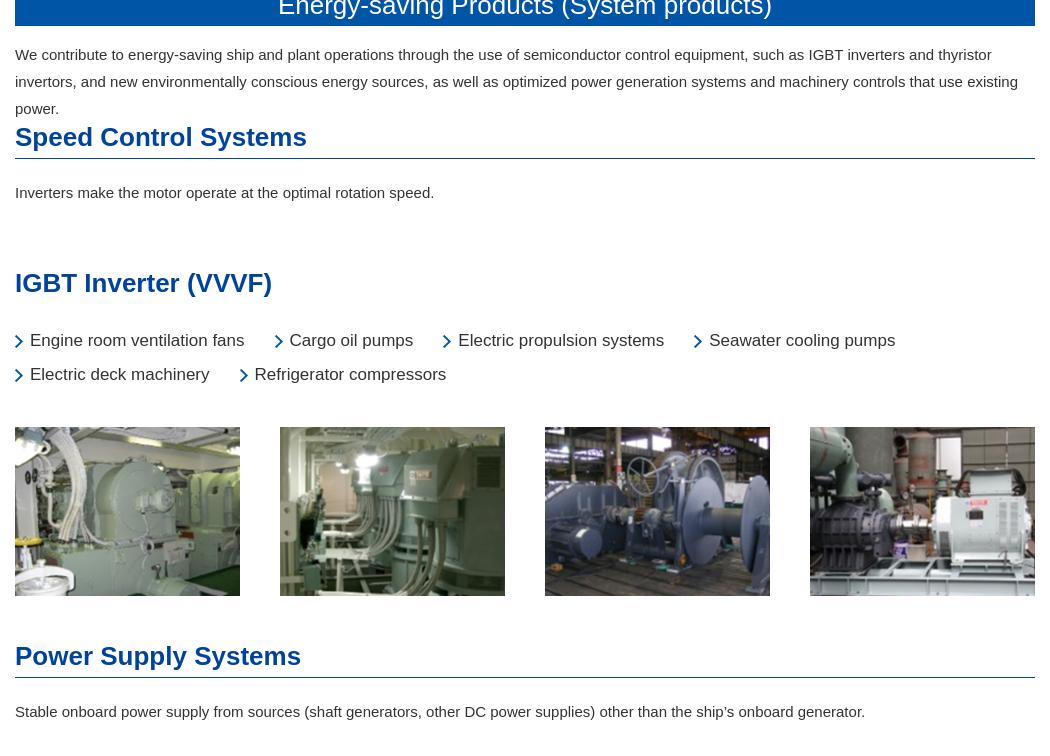 This screenshot has width=1050, height=756. What do you see at coordinates (15, 282) in the screenshot?
I see `'IGBT Inverter (VVVF)'` at bounding box center [15, 282].